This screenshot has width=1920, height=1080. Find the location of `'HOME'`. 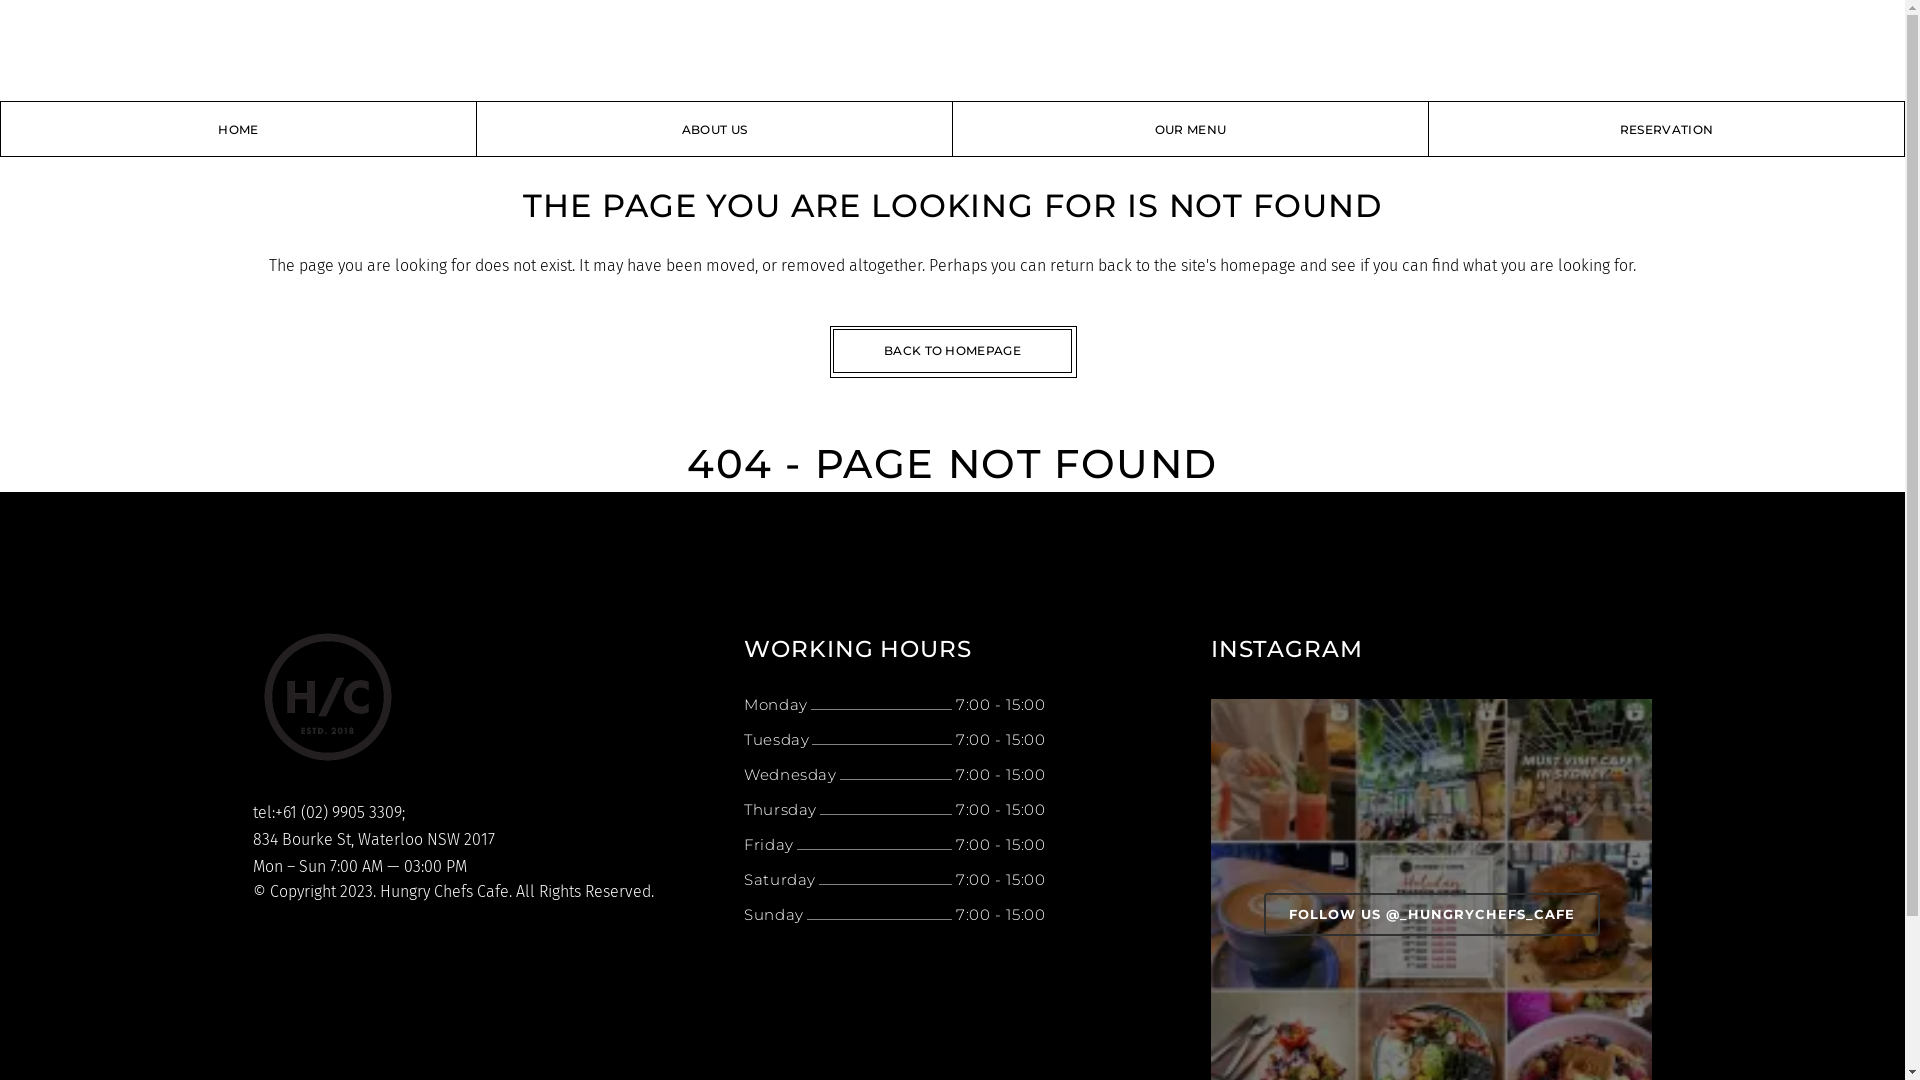

'HOME' is located at coordinates (238, 131).